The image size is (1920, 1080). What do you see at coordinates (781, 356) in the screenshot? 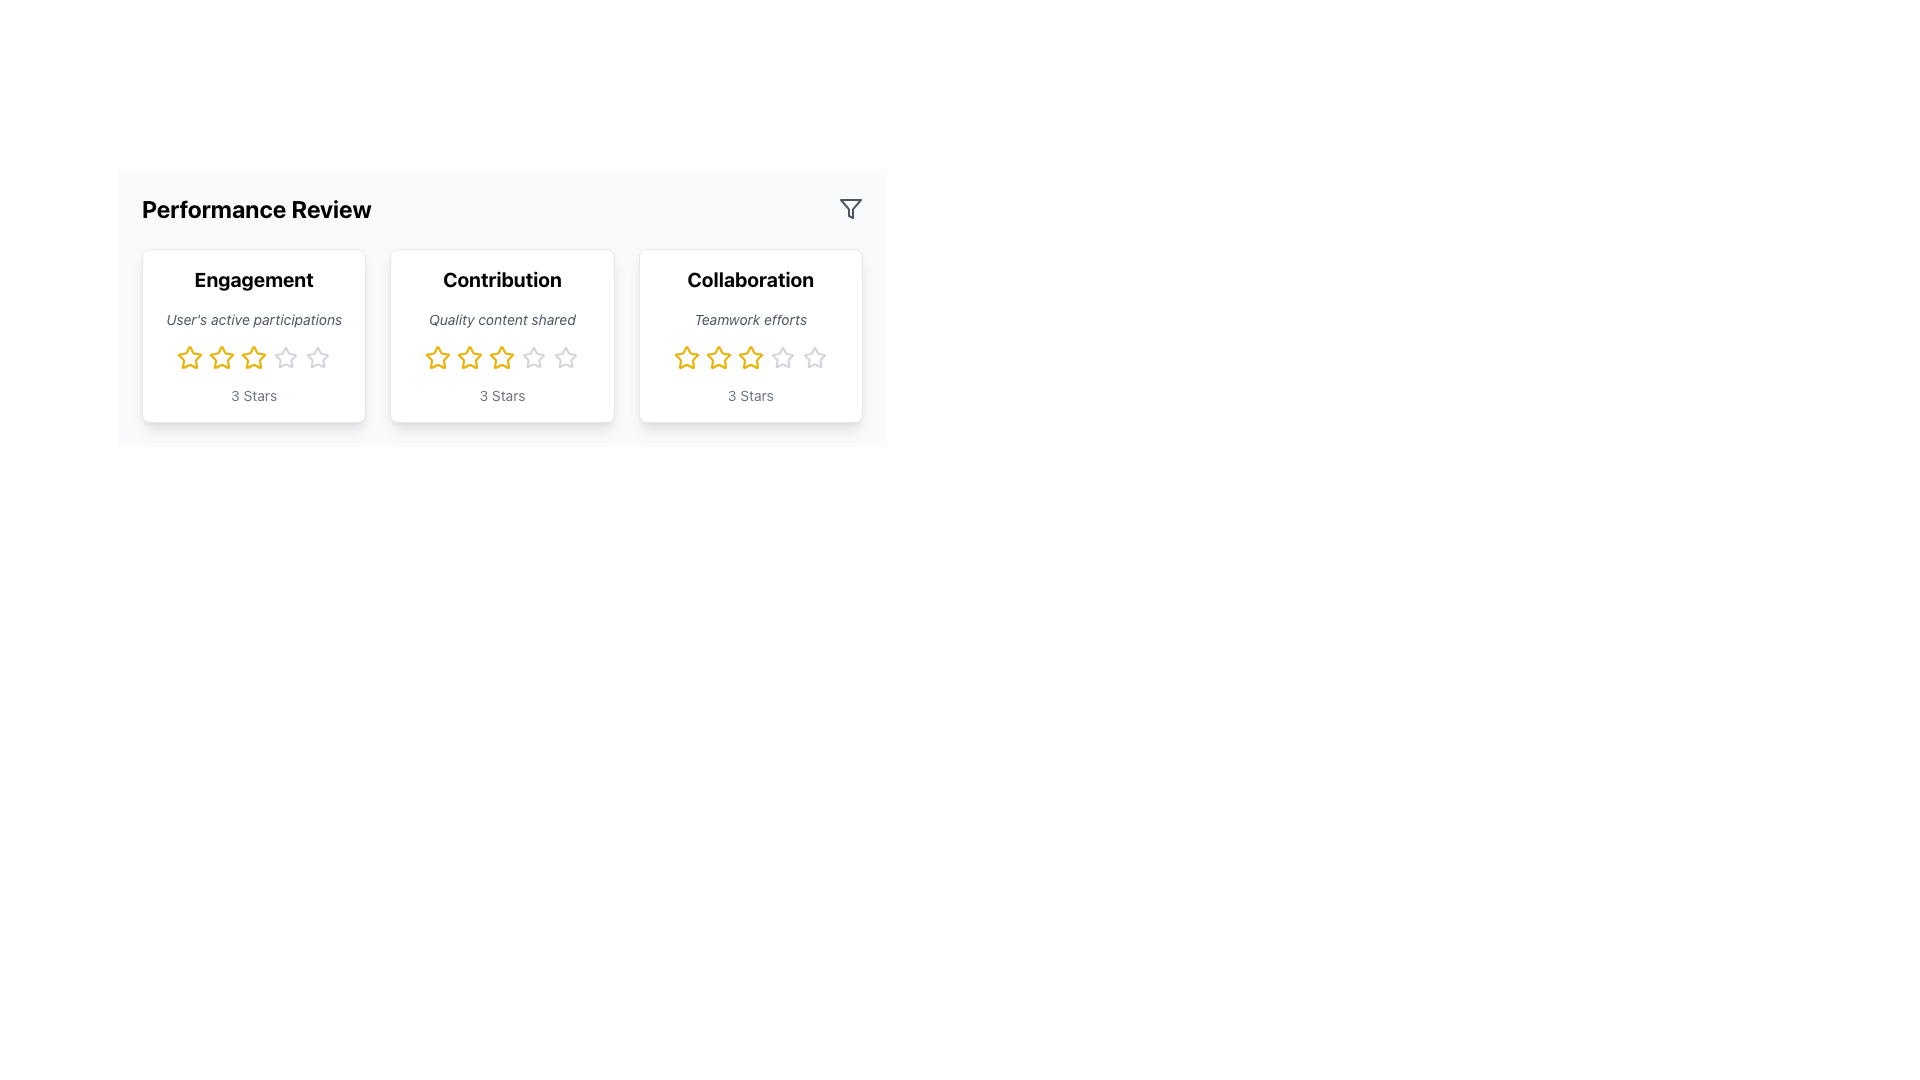
I see `the fourth star in the star rating system for the 'Collaboration' category in the 'Performance Review' section` at bounding box center [781, 356].